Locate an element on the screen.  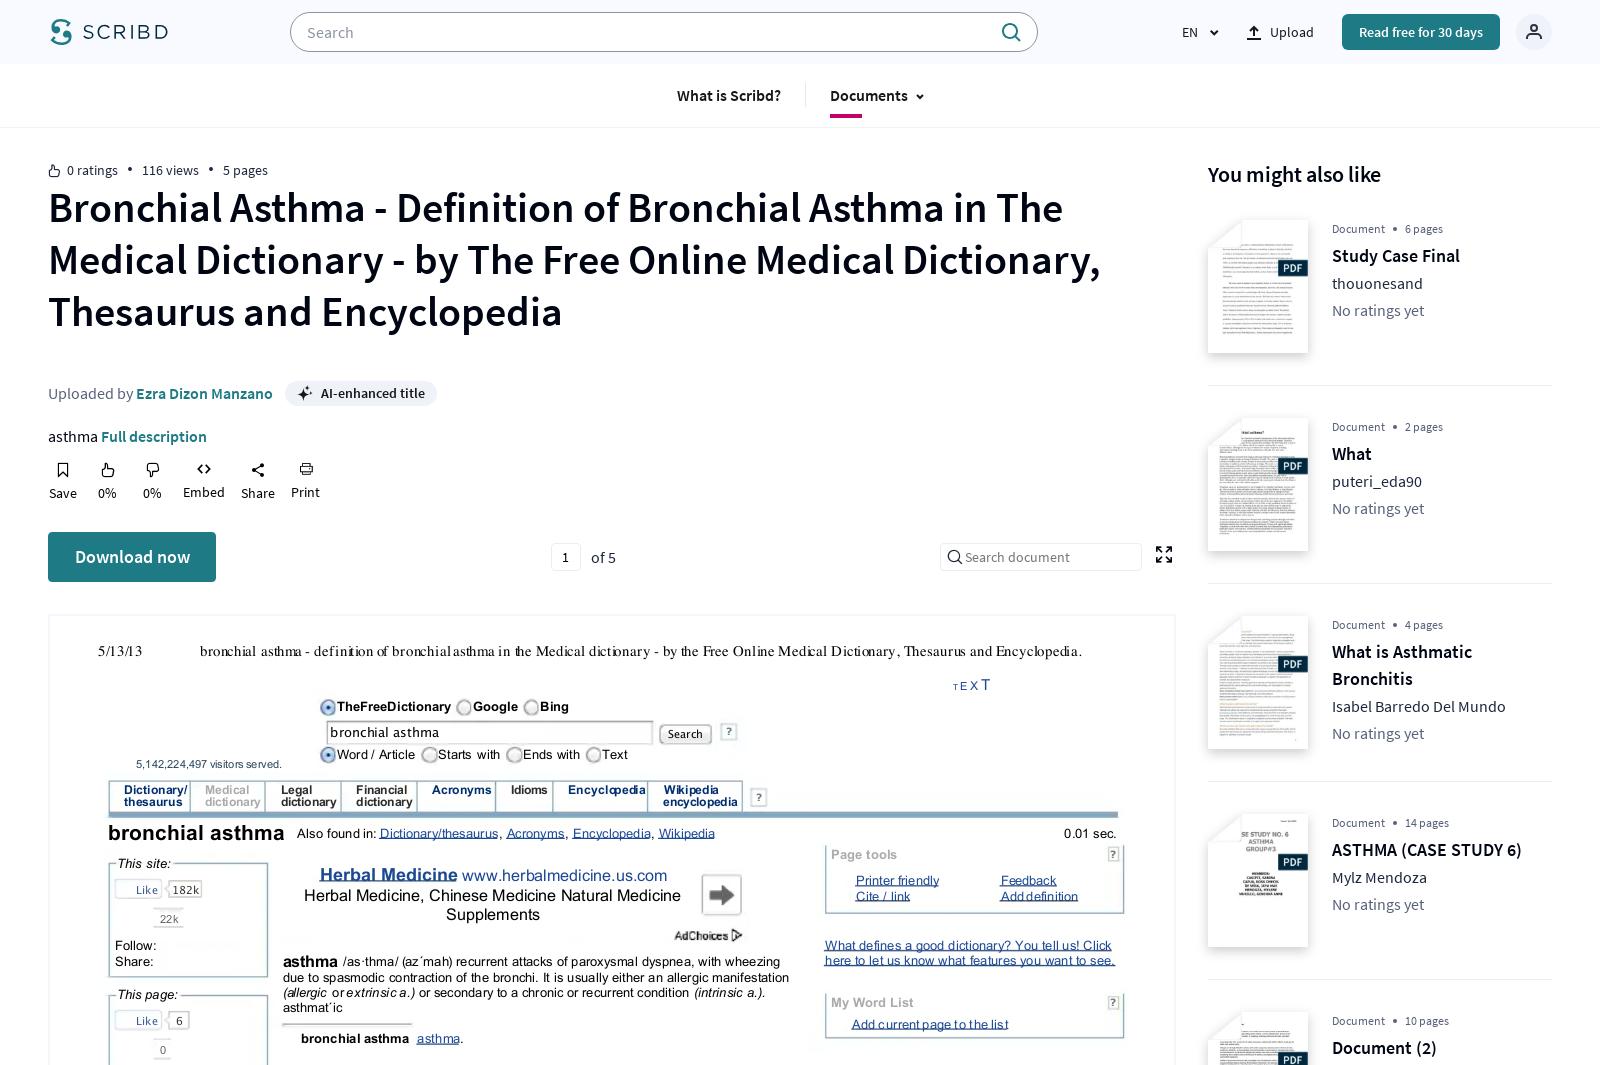
'What' is located at coordinates (1351, 452).